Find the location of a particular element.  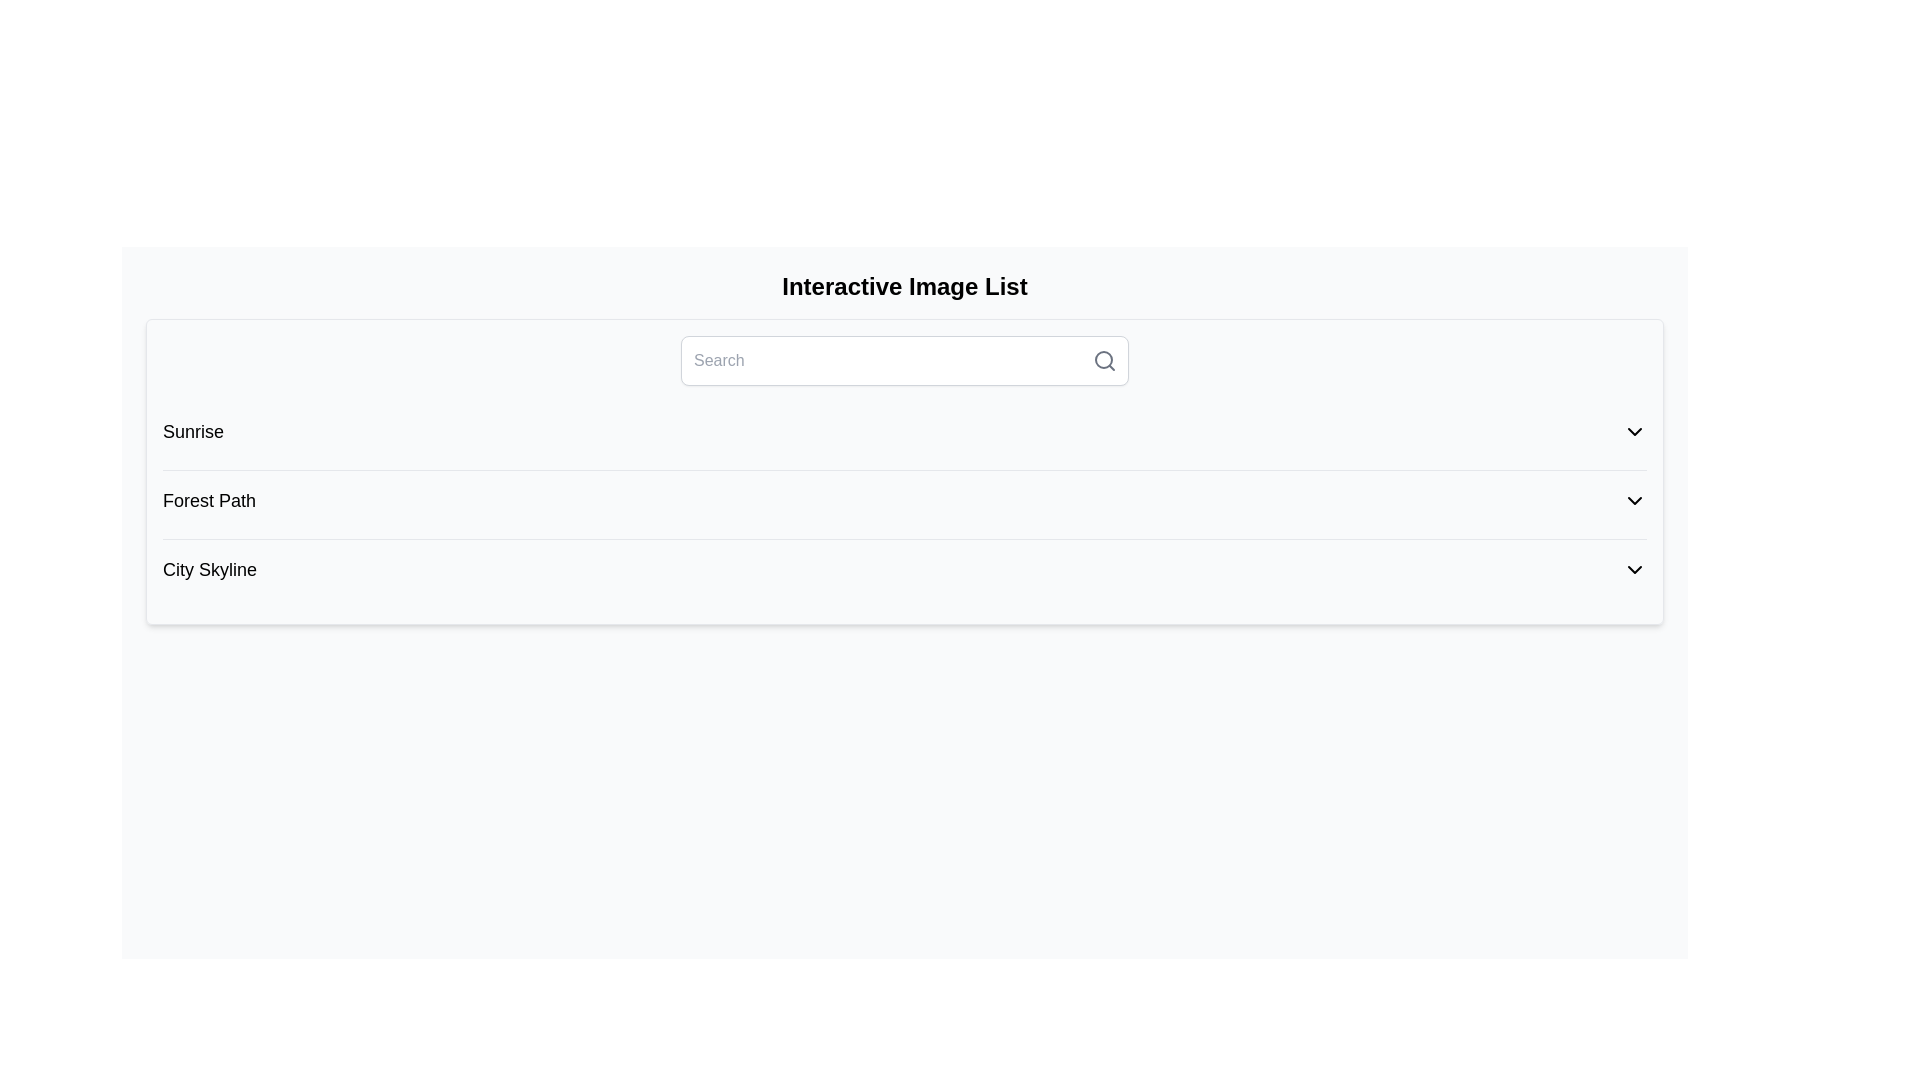

the chevron of the third collapsible list item, 'City Skyline' is located at coordinates (904, 573).